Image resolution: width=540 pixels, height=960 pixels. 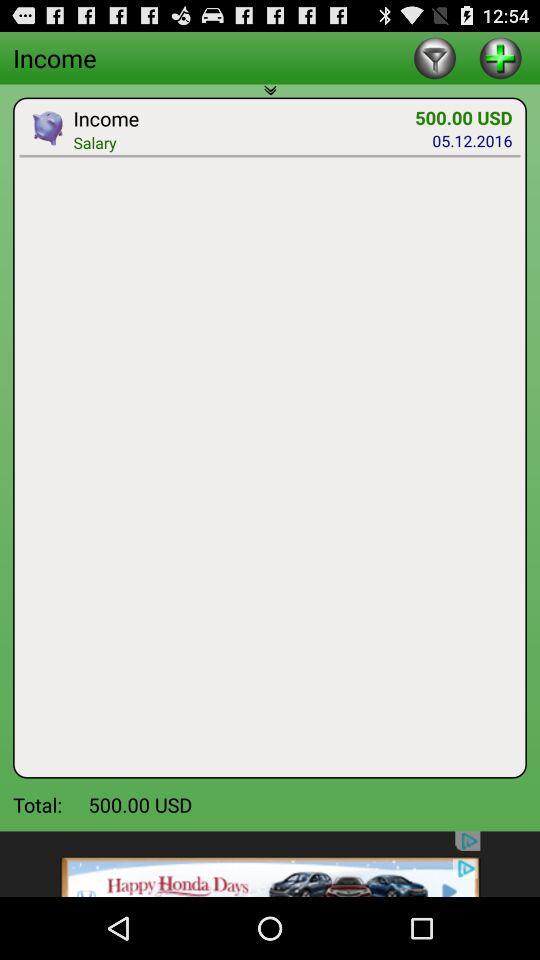 I want to click on the expand_more icon, so click(x=270, y=102).